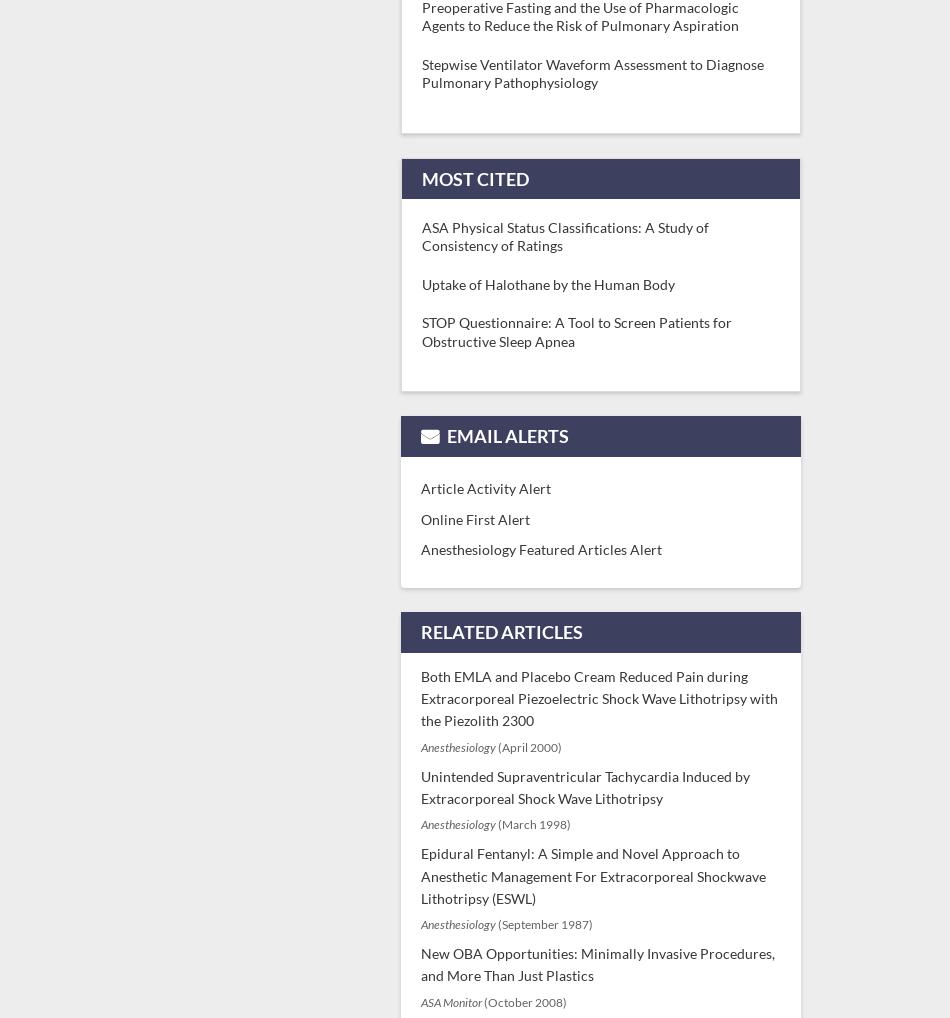  Describe the element at coordinates (507, 435) in the screenshot. I see `'Email alerts'` at that location.